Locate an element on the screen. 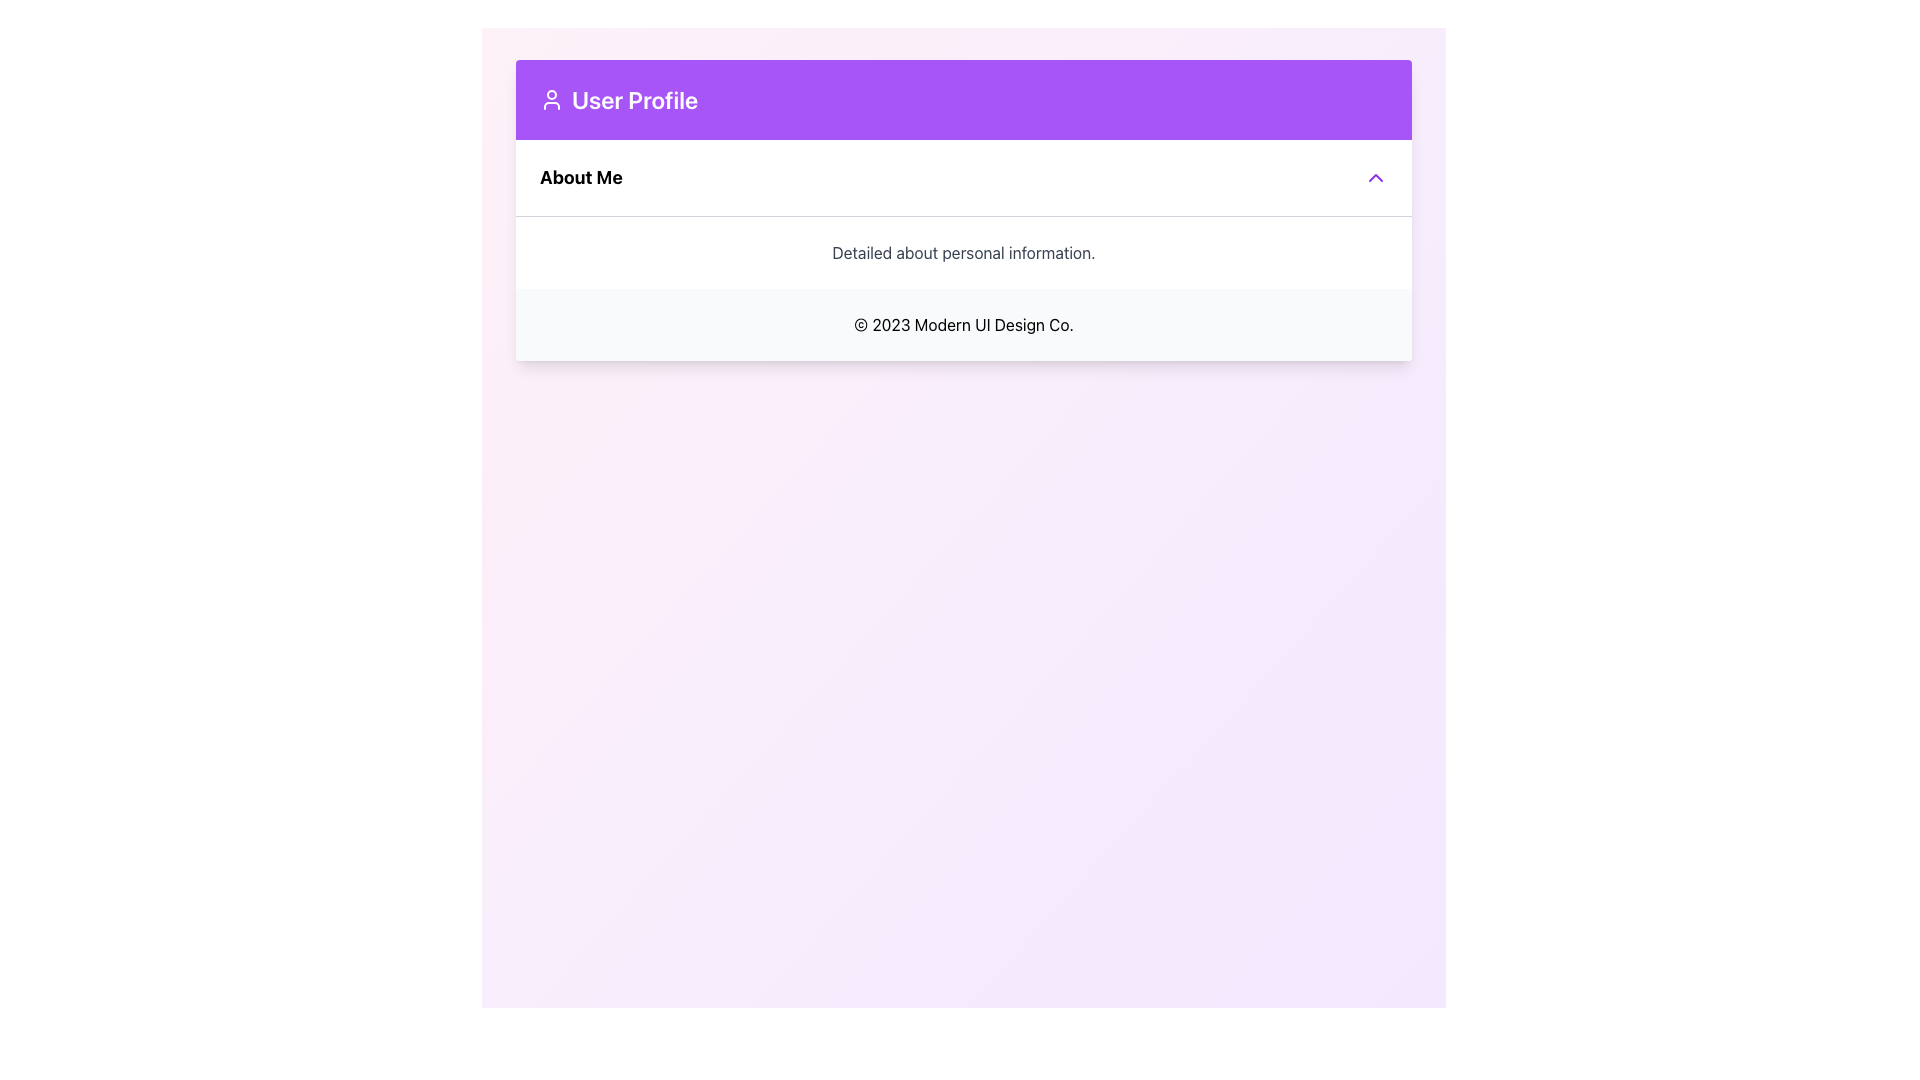 The width and height of the screenshot is (1920, 1080). the informational text located beneath the 'About Me' header, which provides additional information related to the user's profile section is located at coordinates (964, 251).